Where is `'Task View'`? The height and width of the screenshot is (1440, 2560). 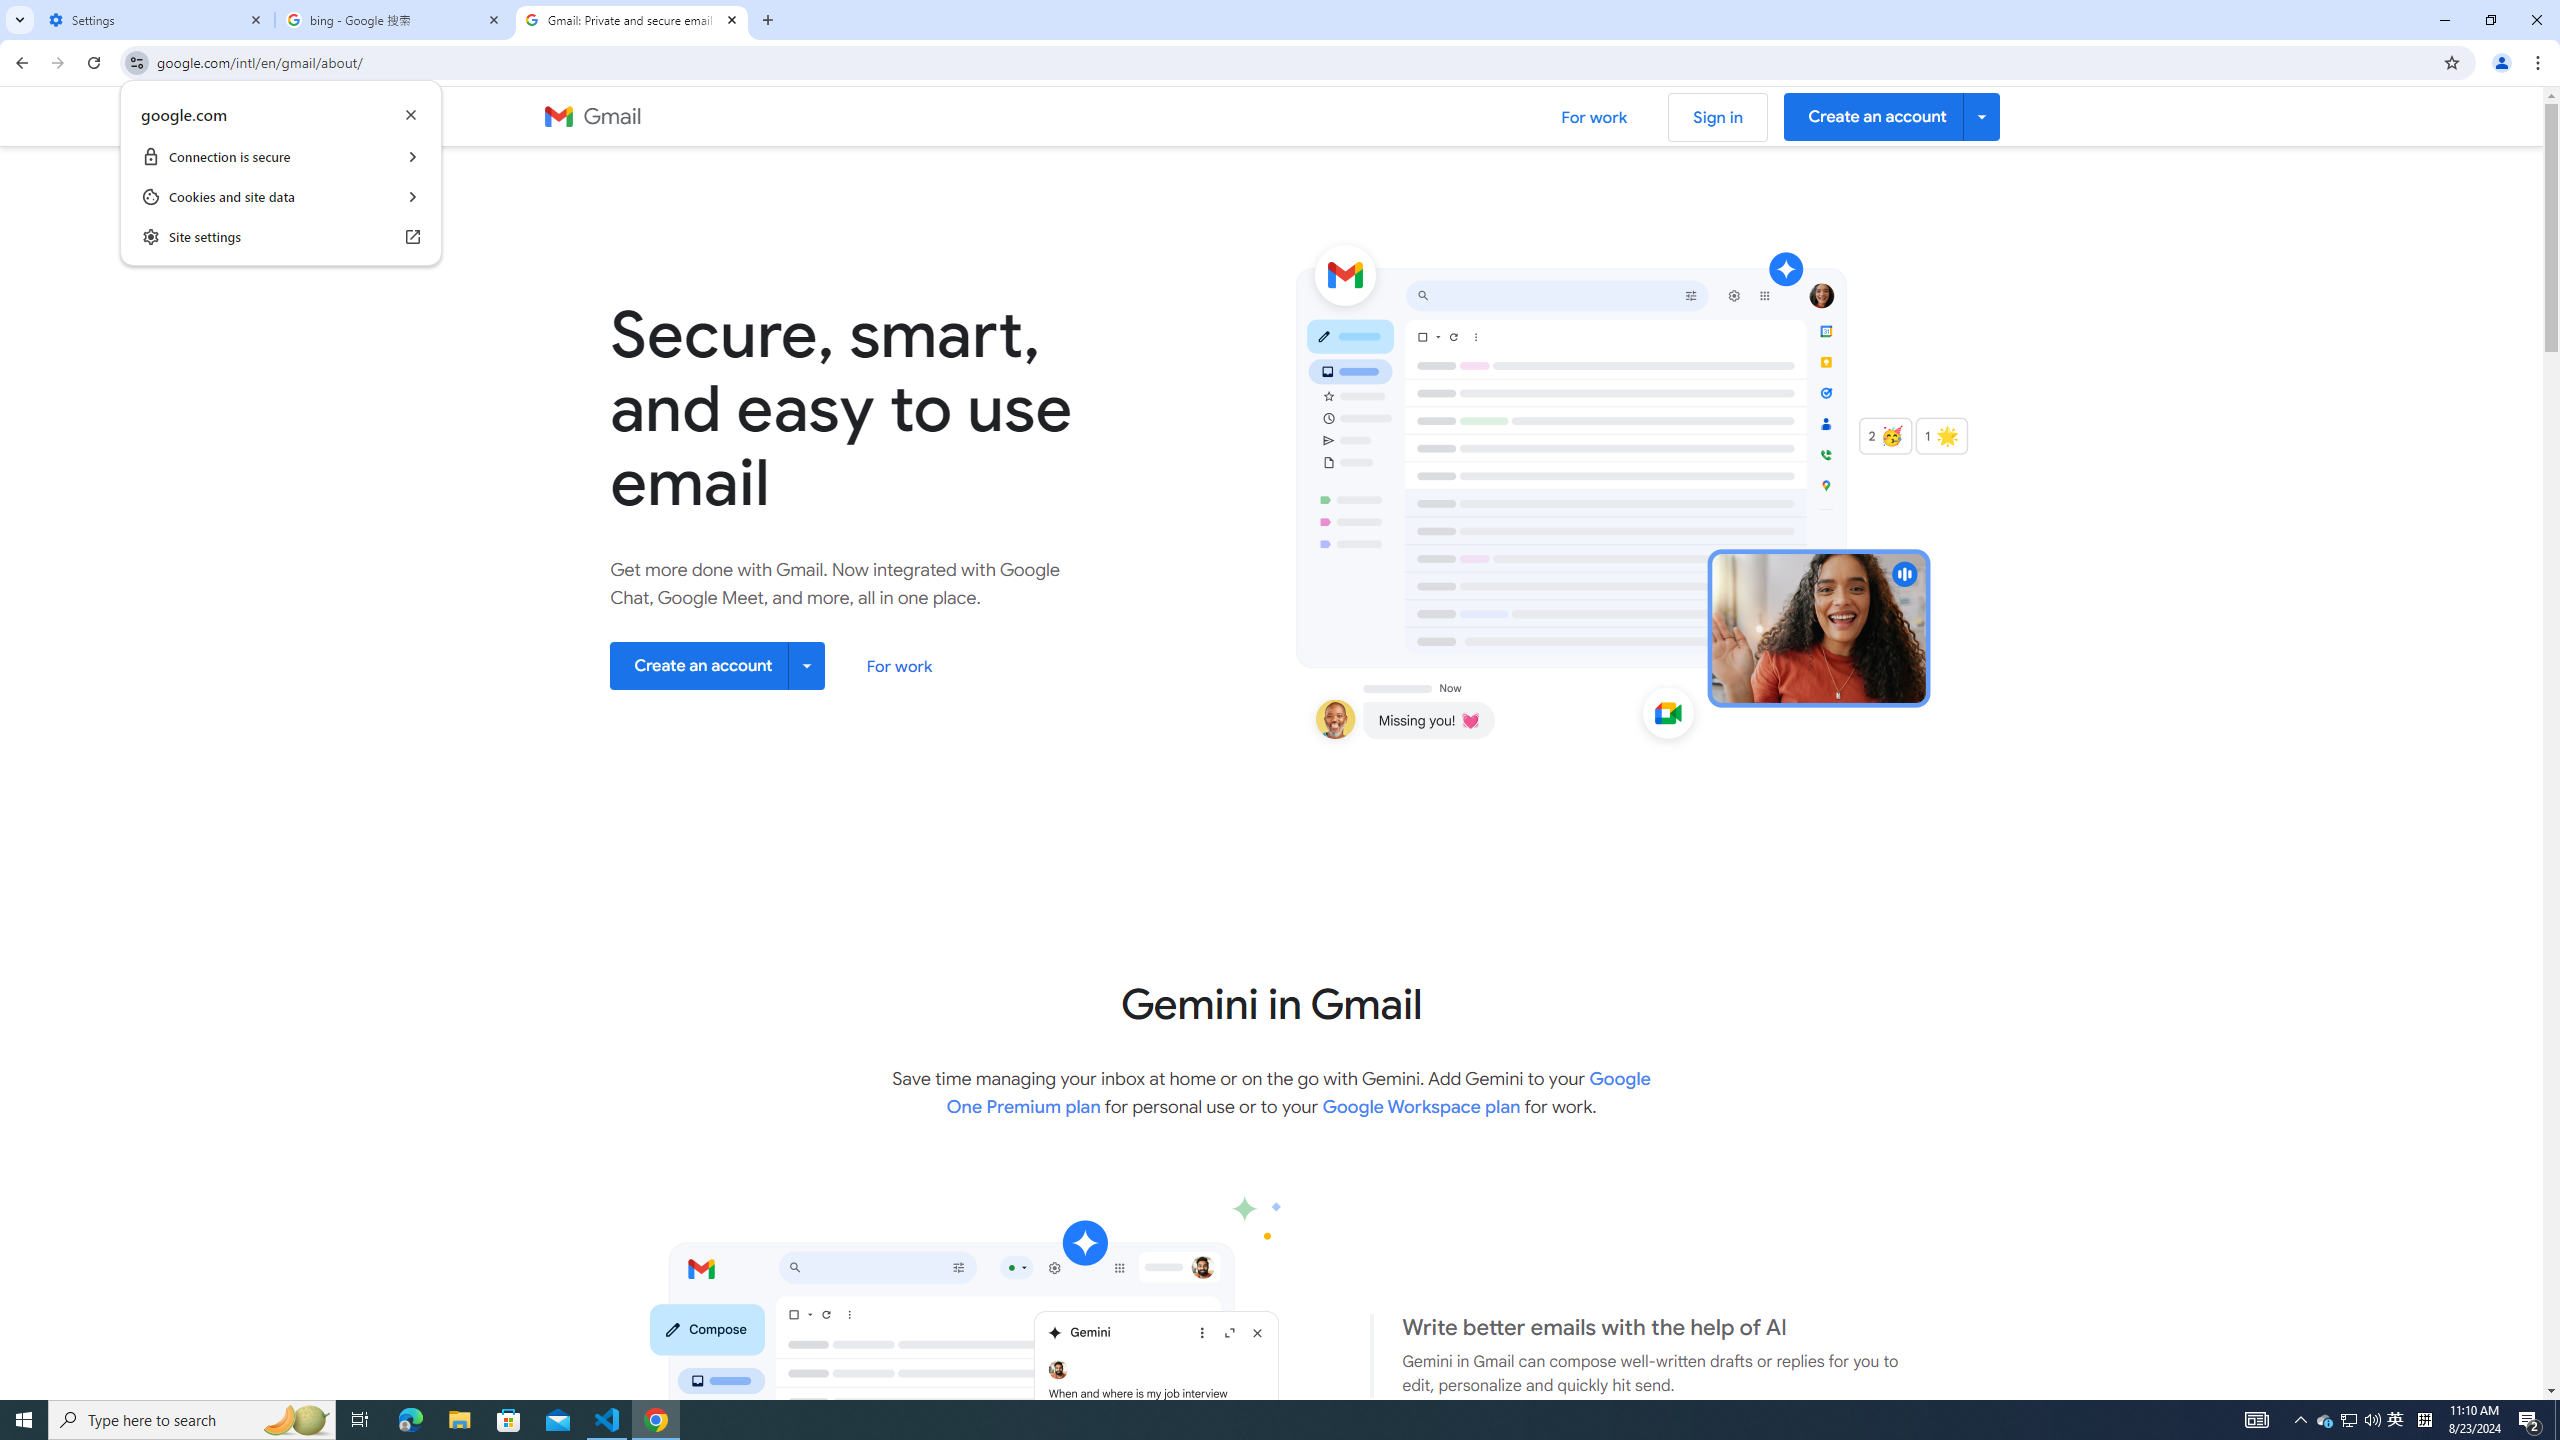 'Task View' is located at coordinates (358, 1418).